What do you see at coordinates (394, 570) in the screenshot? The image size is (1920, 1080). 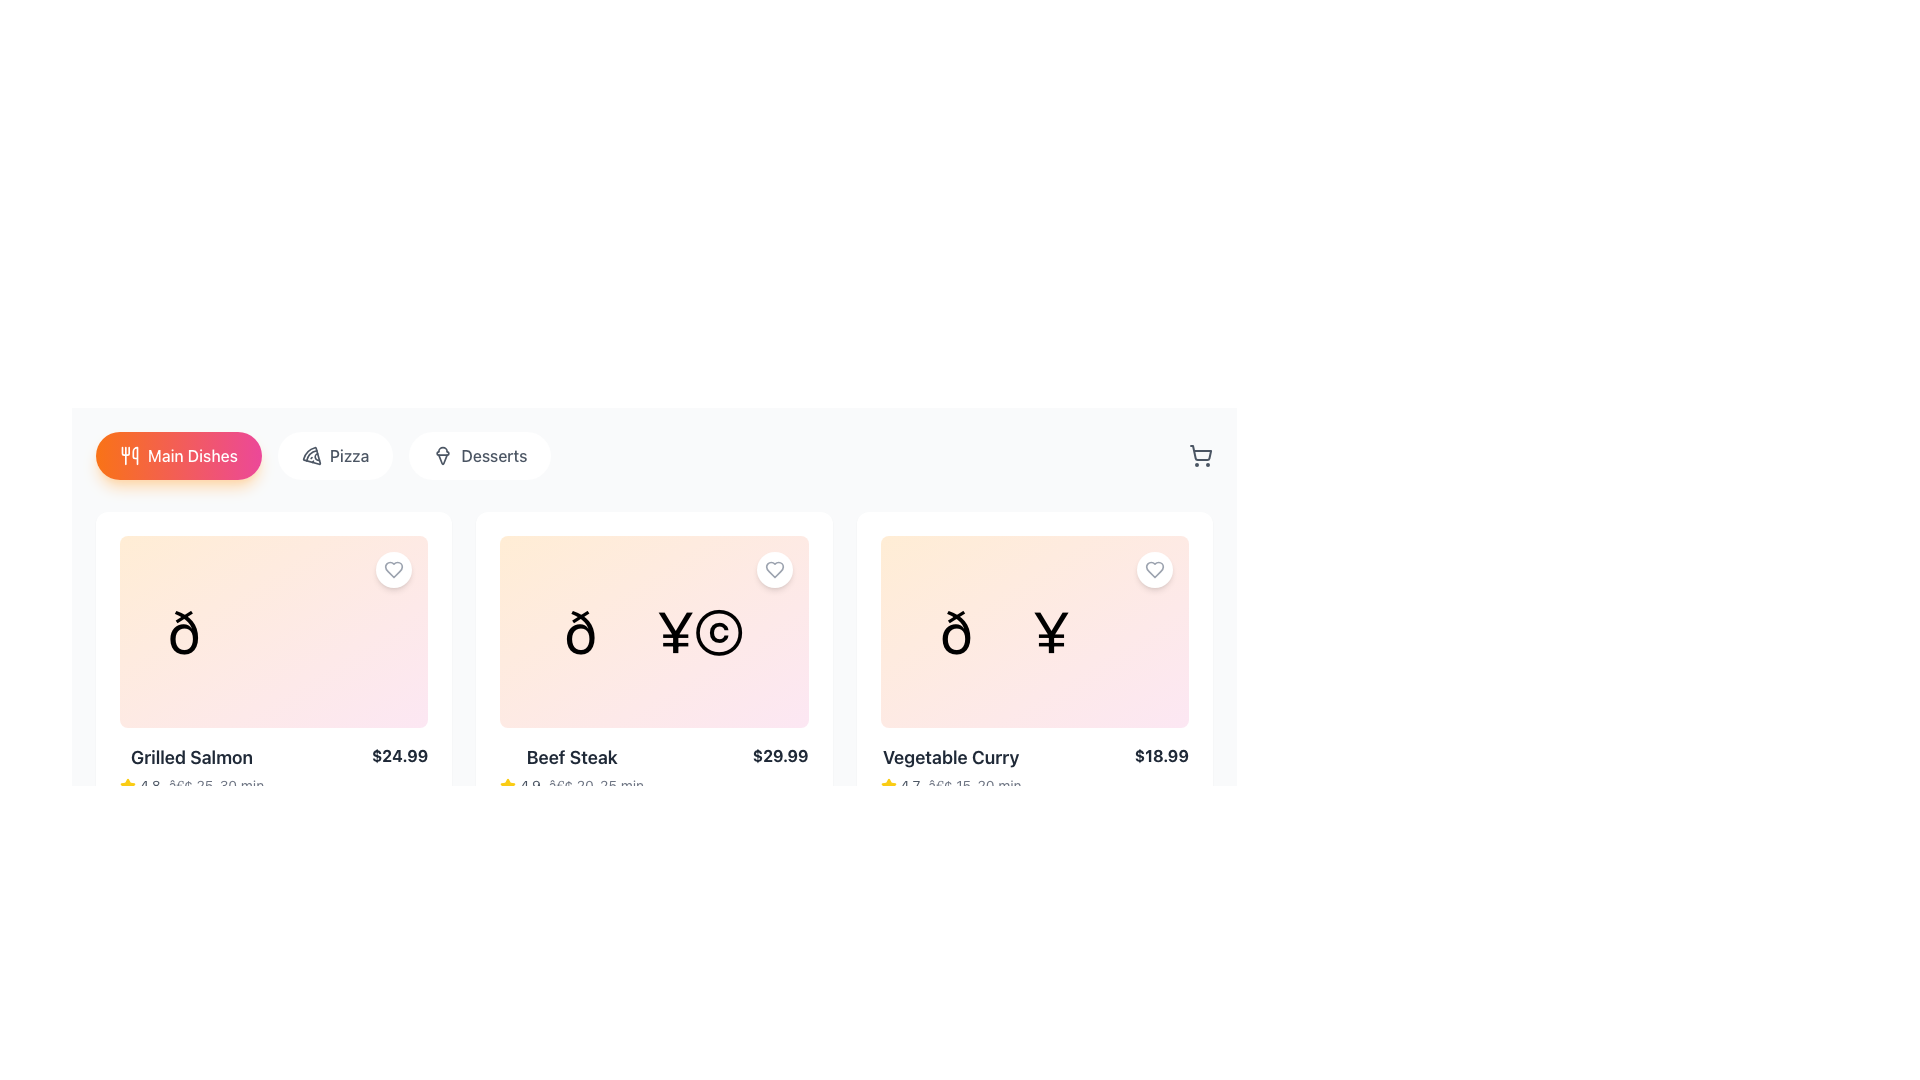 I see `the 'favorite' icon button located within the white circular button at the top-right corner of the 'Grilled Salmon' card` at bounding box center [394, 570].